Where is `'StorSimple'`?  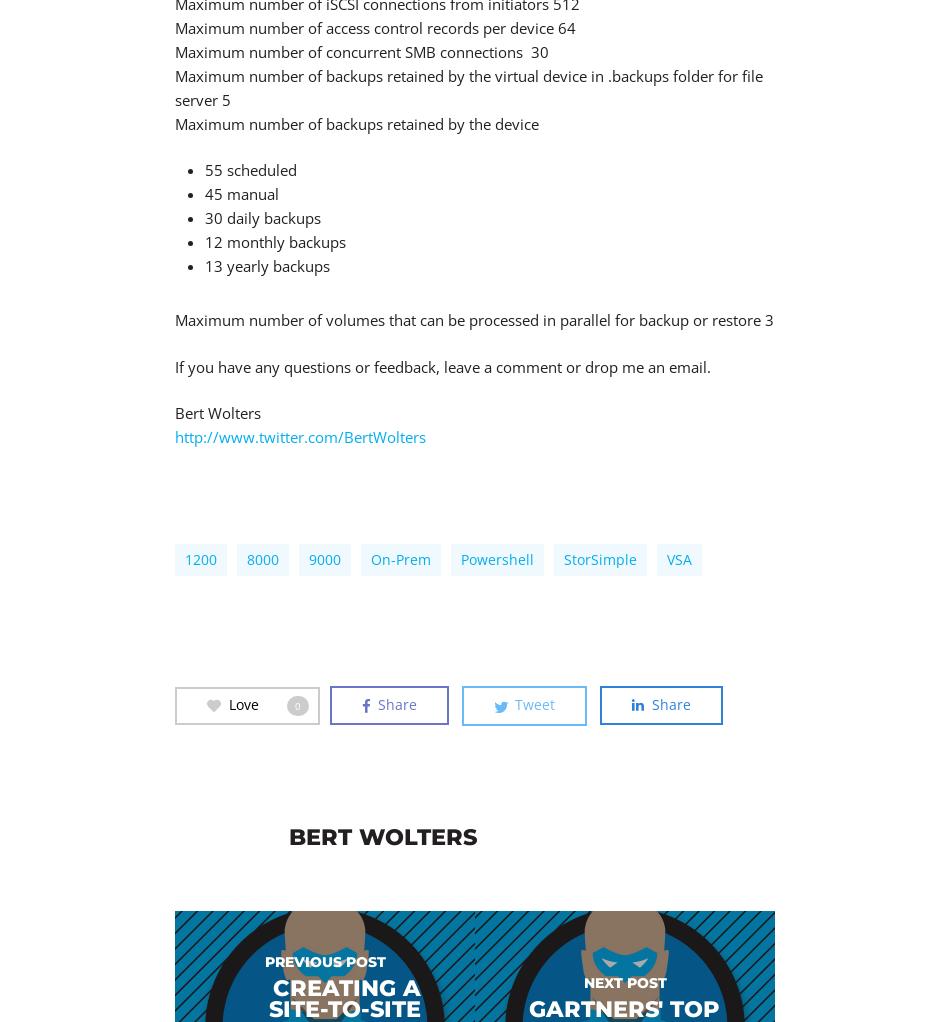
'StorSimple' is located at coordinates (564, 559).